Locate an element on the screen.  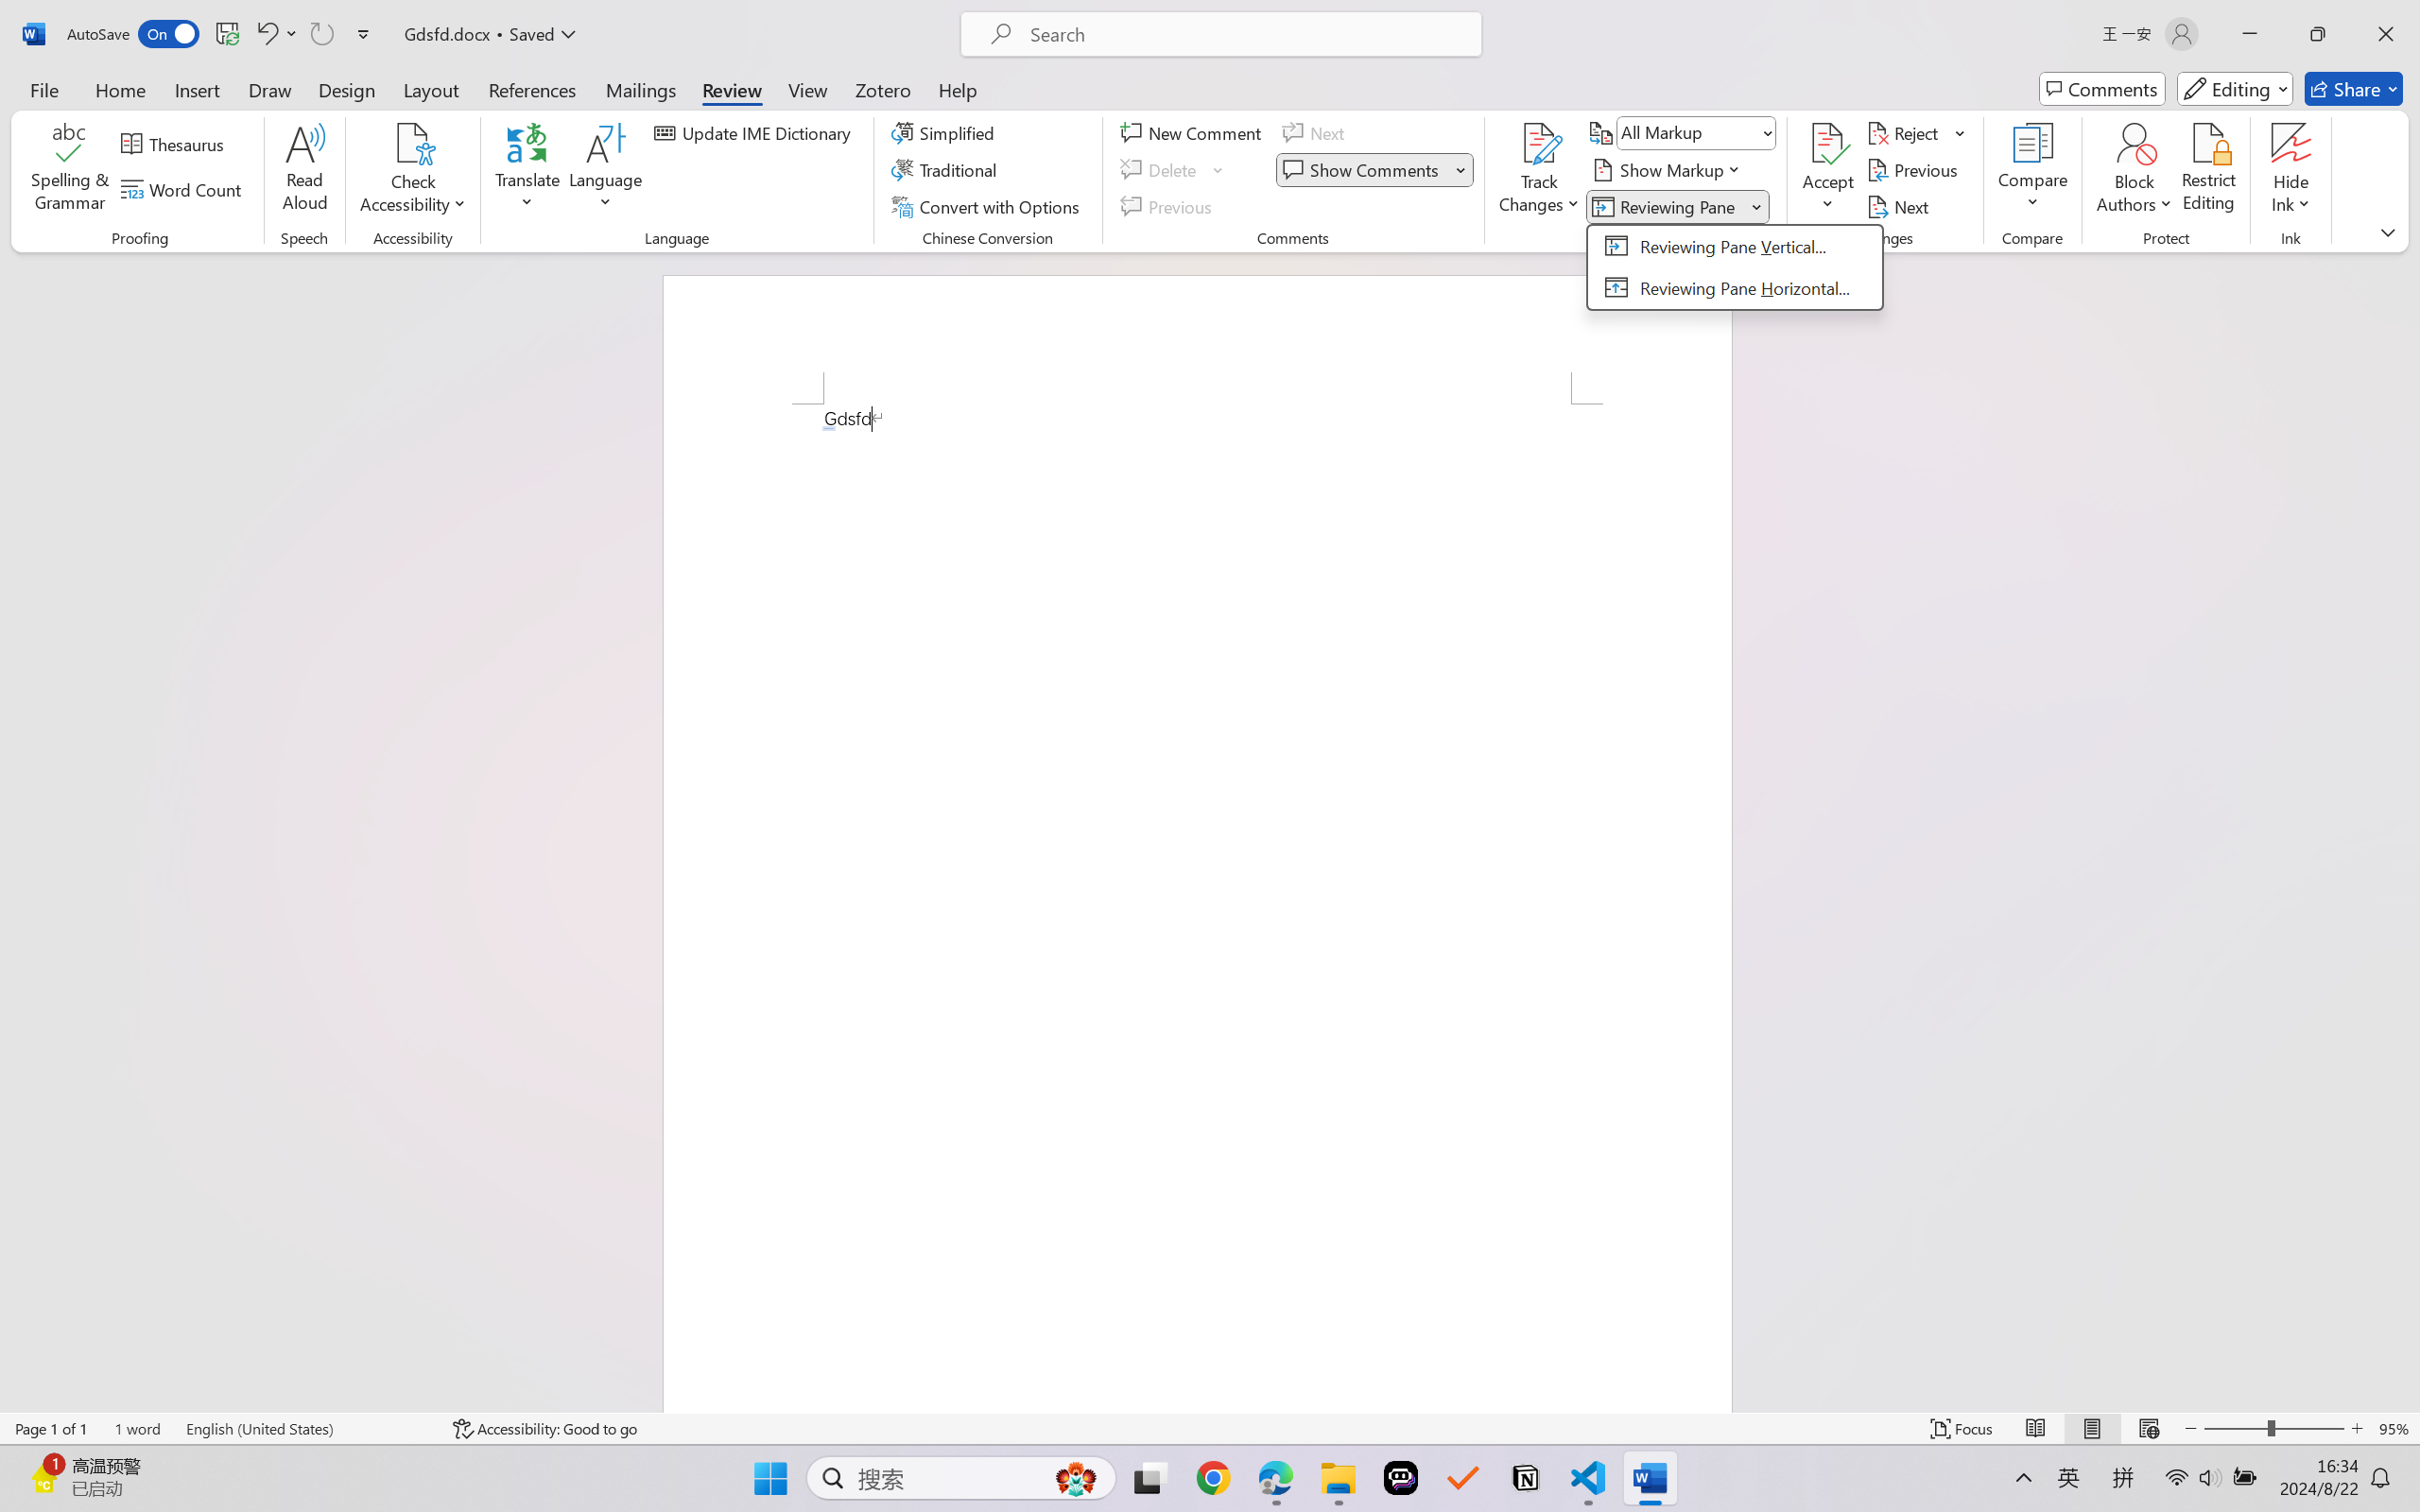
'Restrict Editing' is located at coordinates (2207, 170).